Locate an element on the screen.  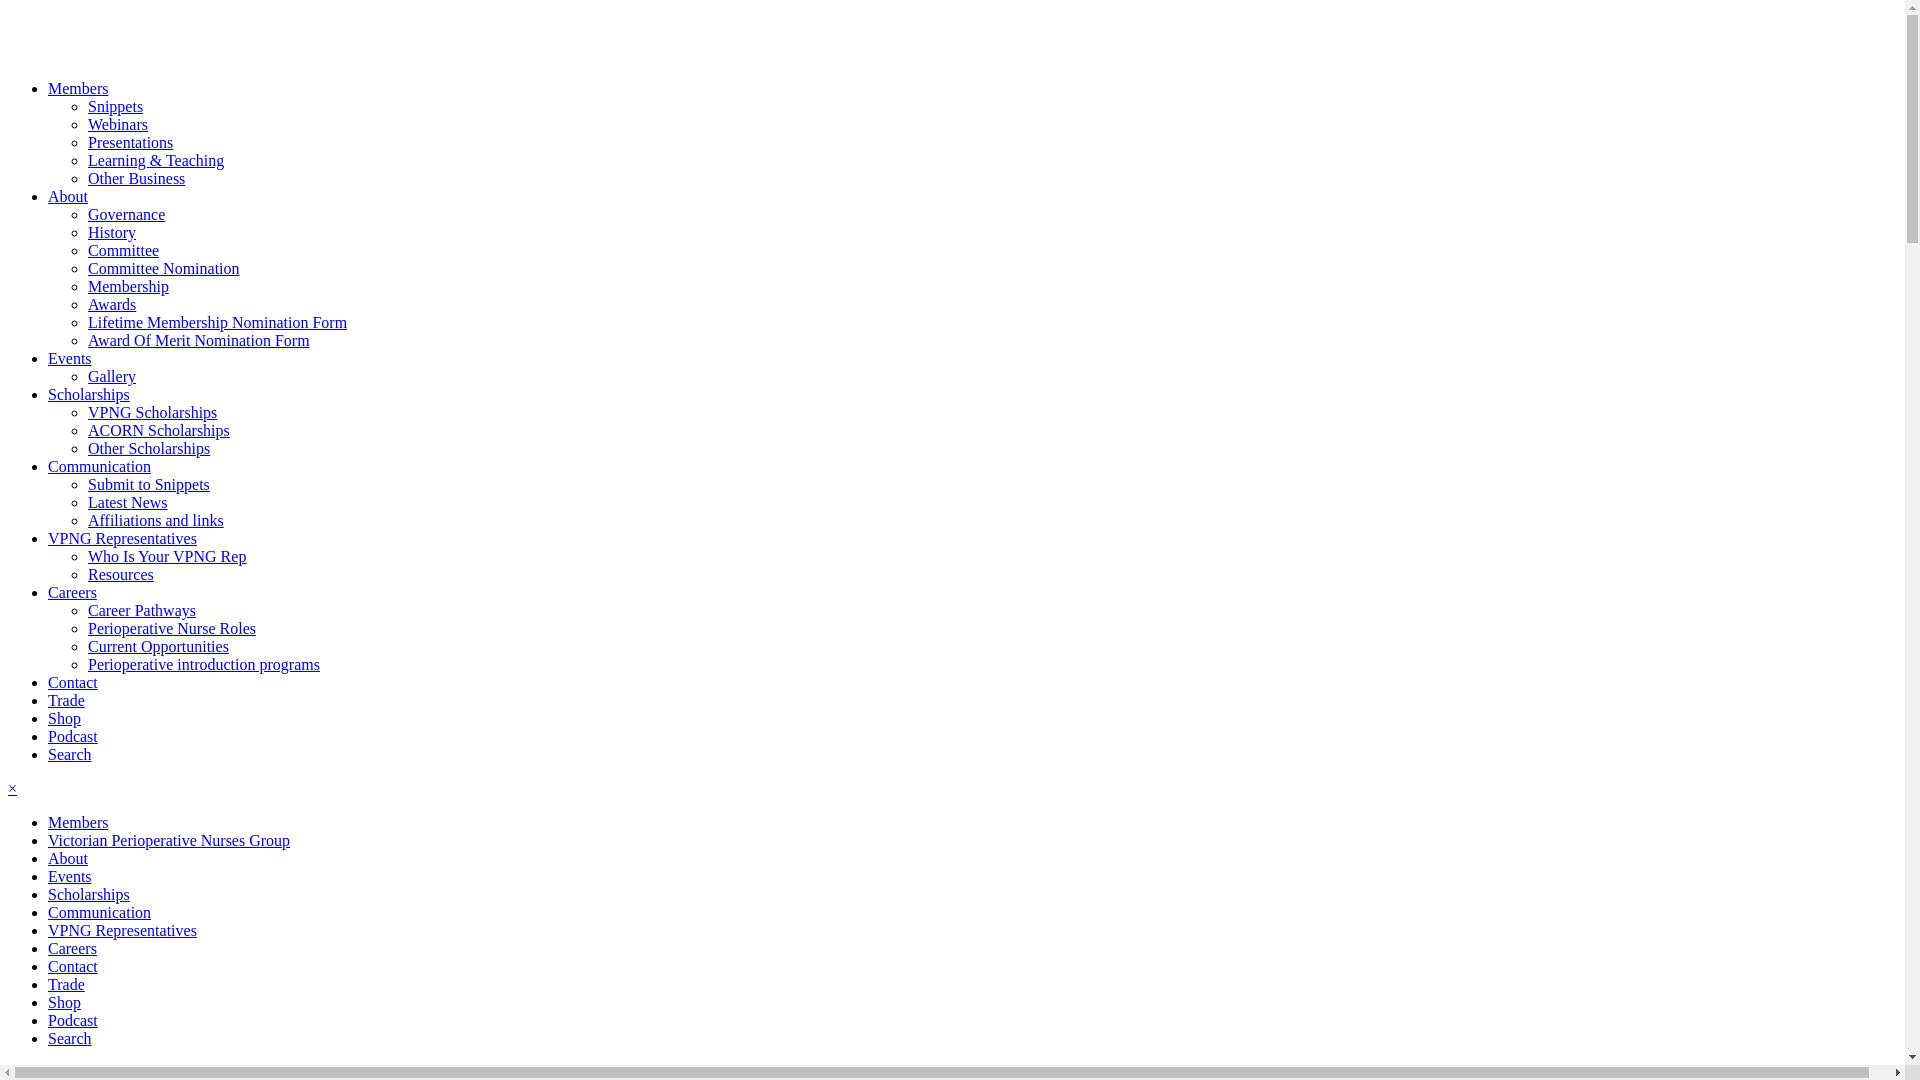
'VPNG Representatives' is located at coordinates (48, 930).